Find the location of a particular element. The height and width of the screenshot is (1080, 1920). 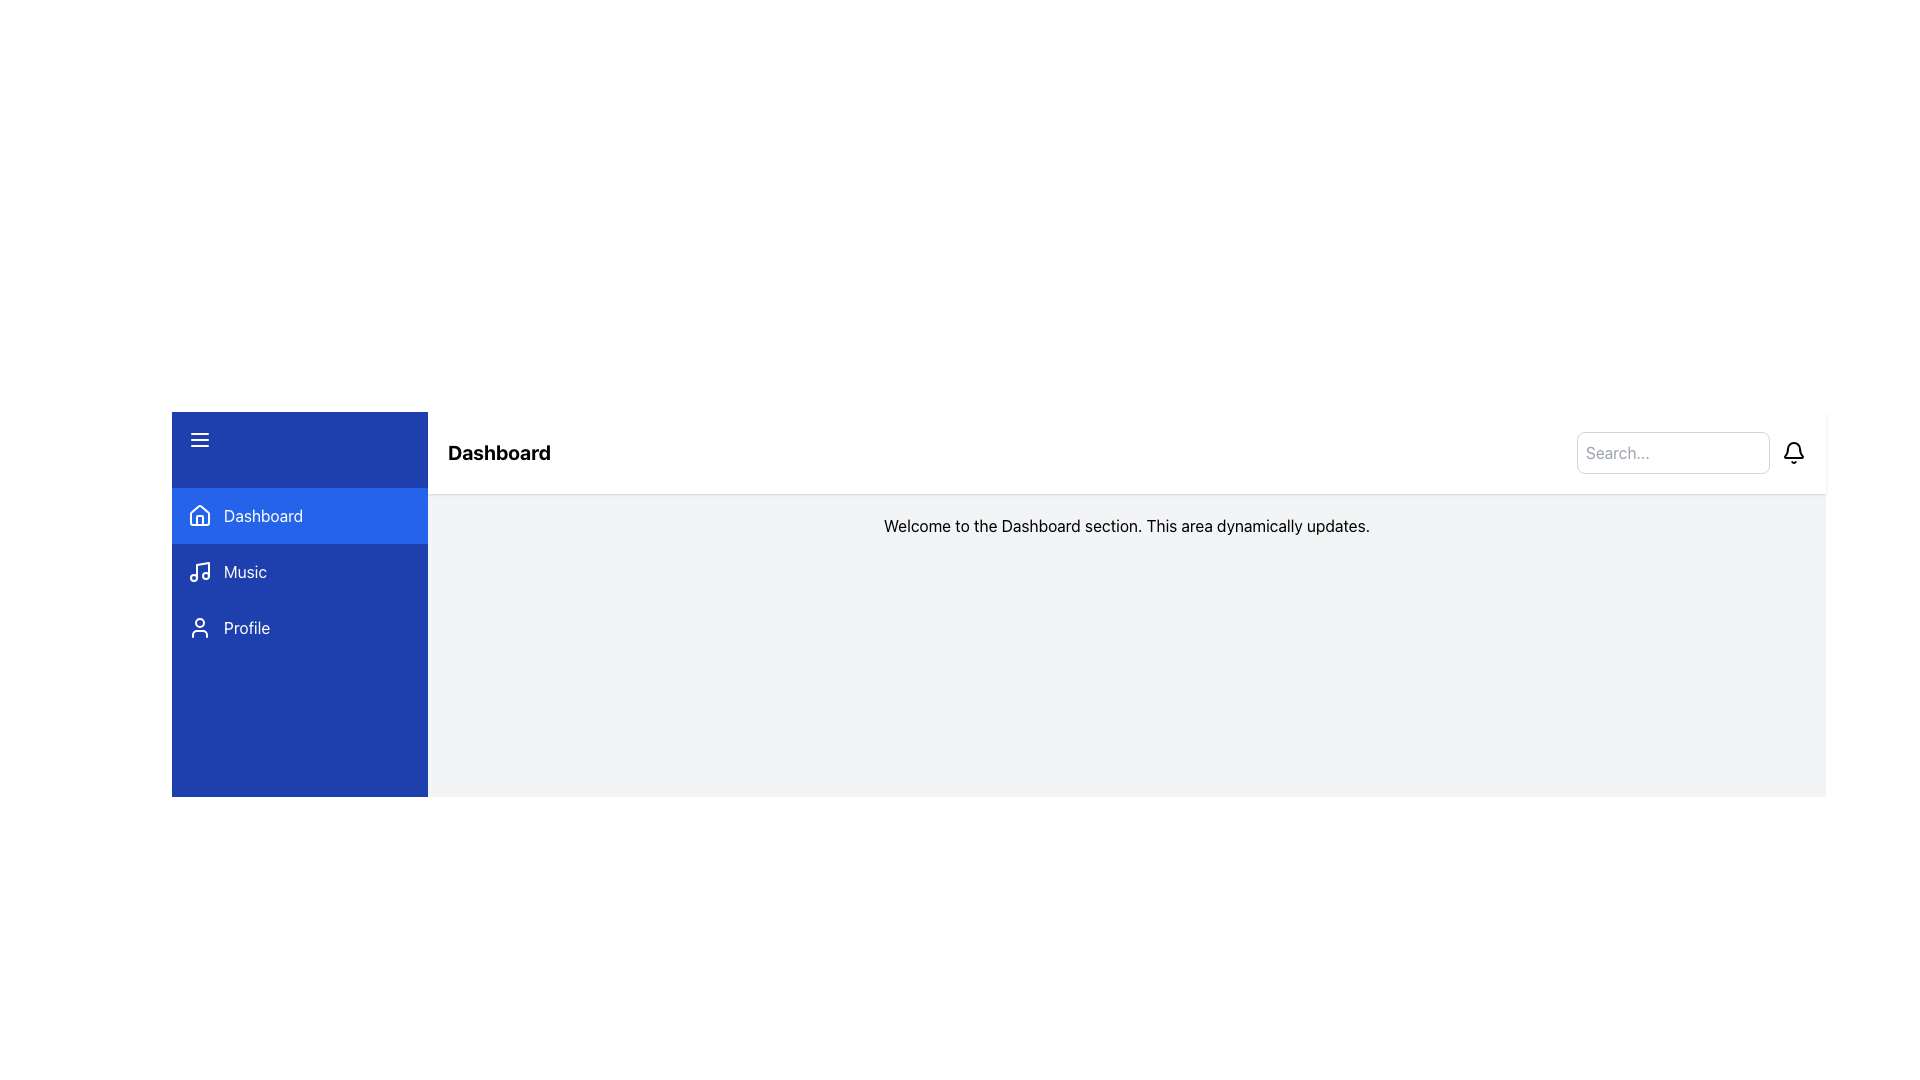

the 'Profile' navigation link located in the vertical navigation bar, which is the third item in the list is located at coordinates (298, 627).